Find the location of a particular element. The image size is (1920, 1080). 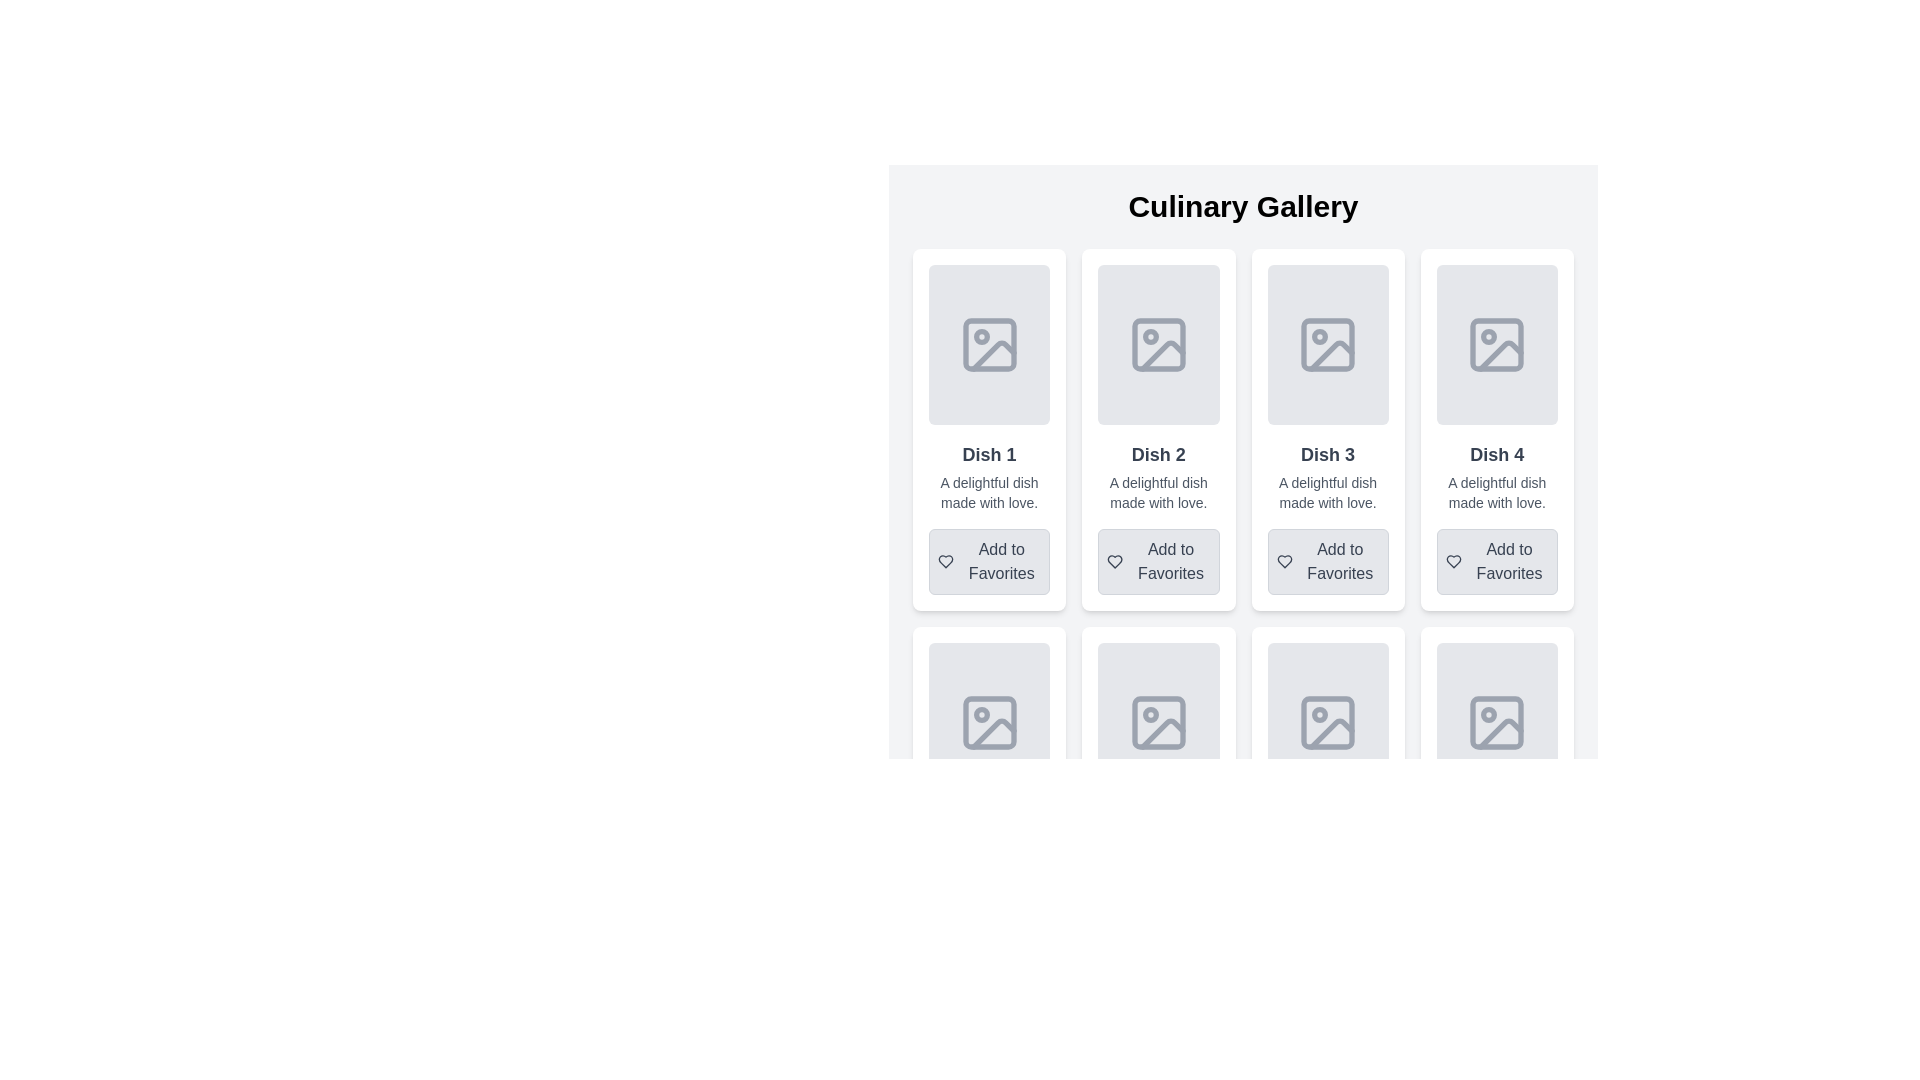

the small rectangle in the upper left region of the picture icon within the third card on the top row of the grid layout is located at coordinates (1328, 343).